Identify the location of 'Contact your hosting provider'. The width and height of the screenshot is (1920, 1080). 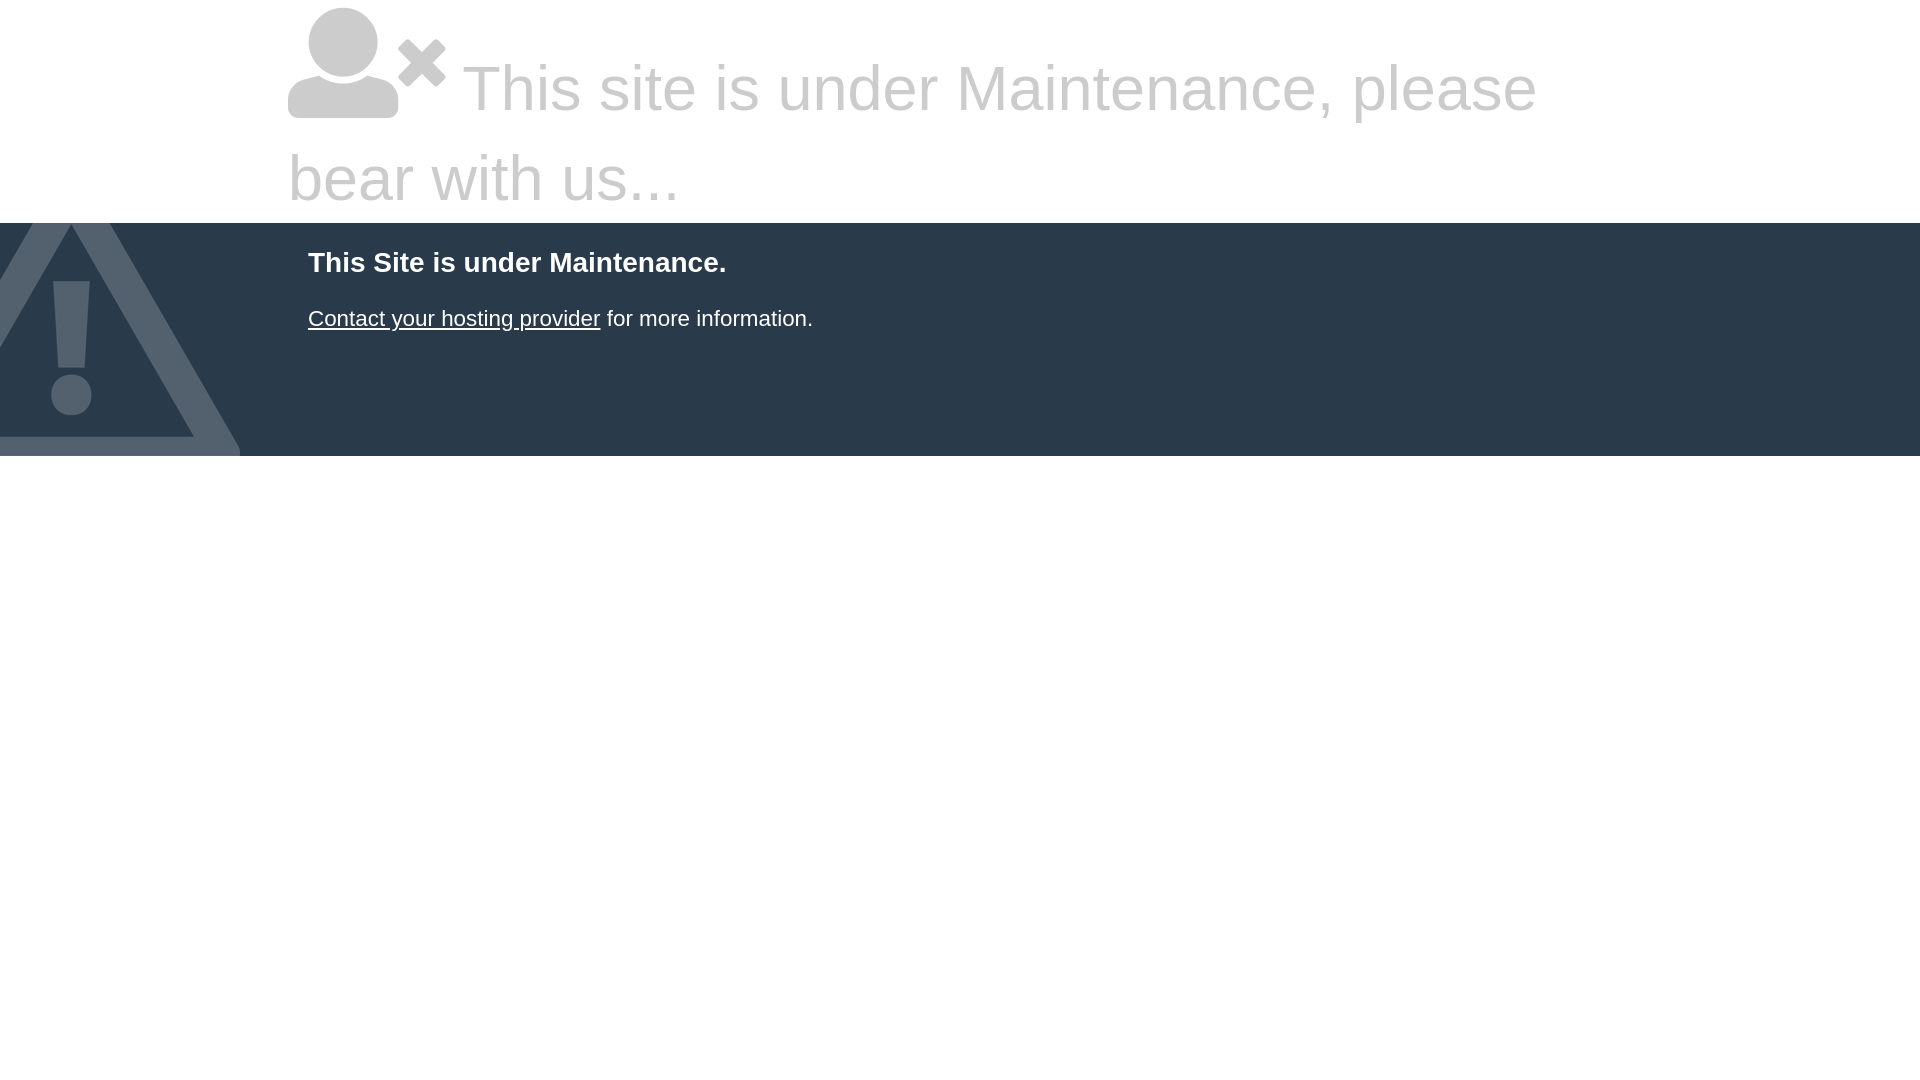
(453, 317).